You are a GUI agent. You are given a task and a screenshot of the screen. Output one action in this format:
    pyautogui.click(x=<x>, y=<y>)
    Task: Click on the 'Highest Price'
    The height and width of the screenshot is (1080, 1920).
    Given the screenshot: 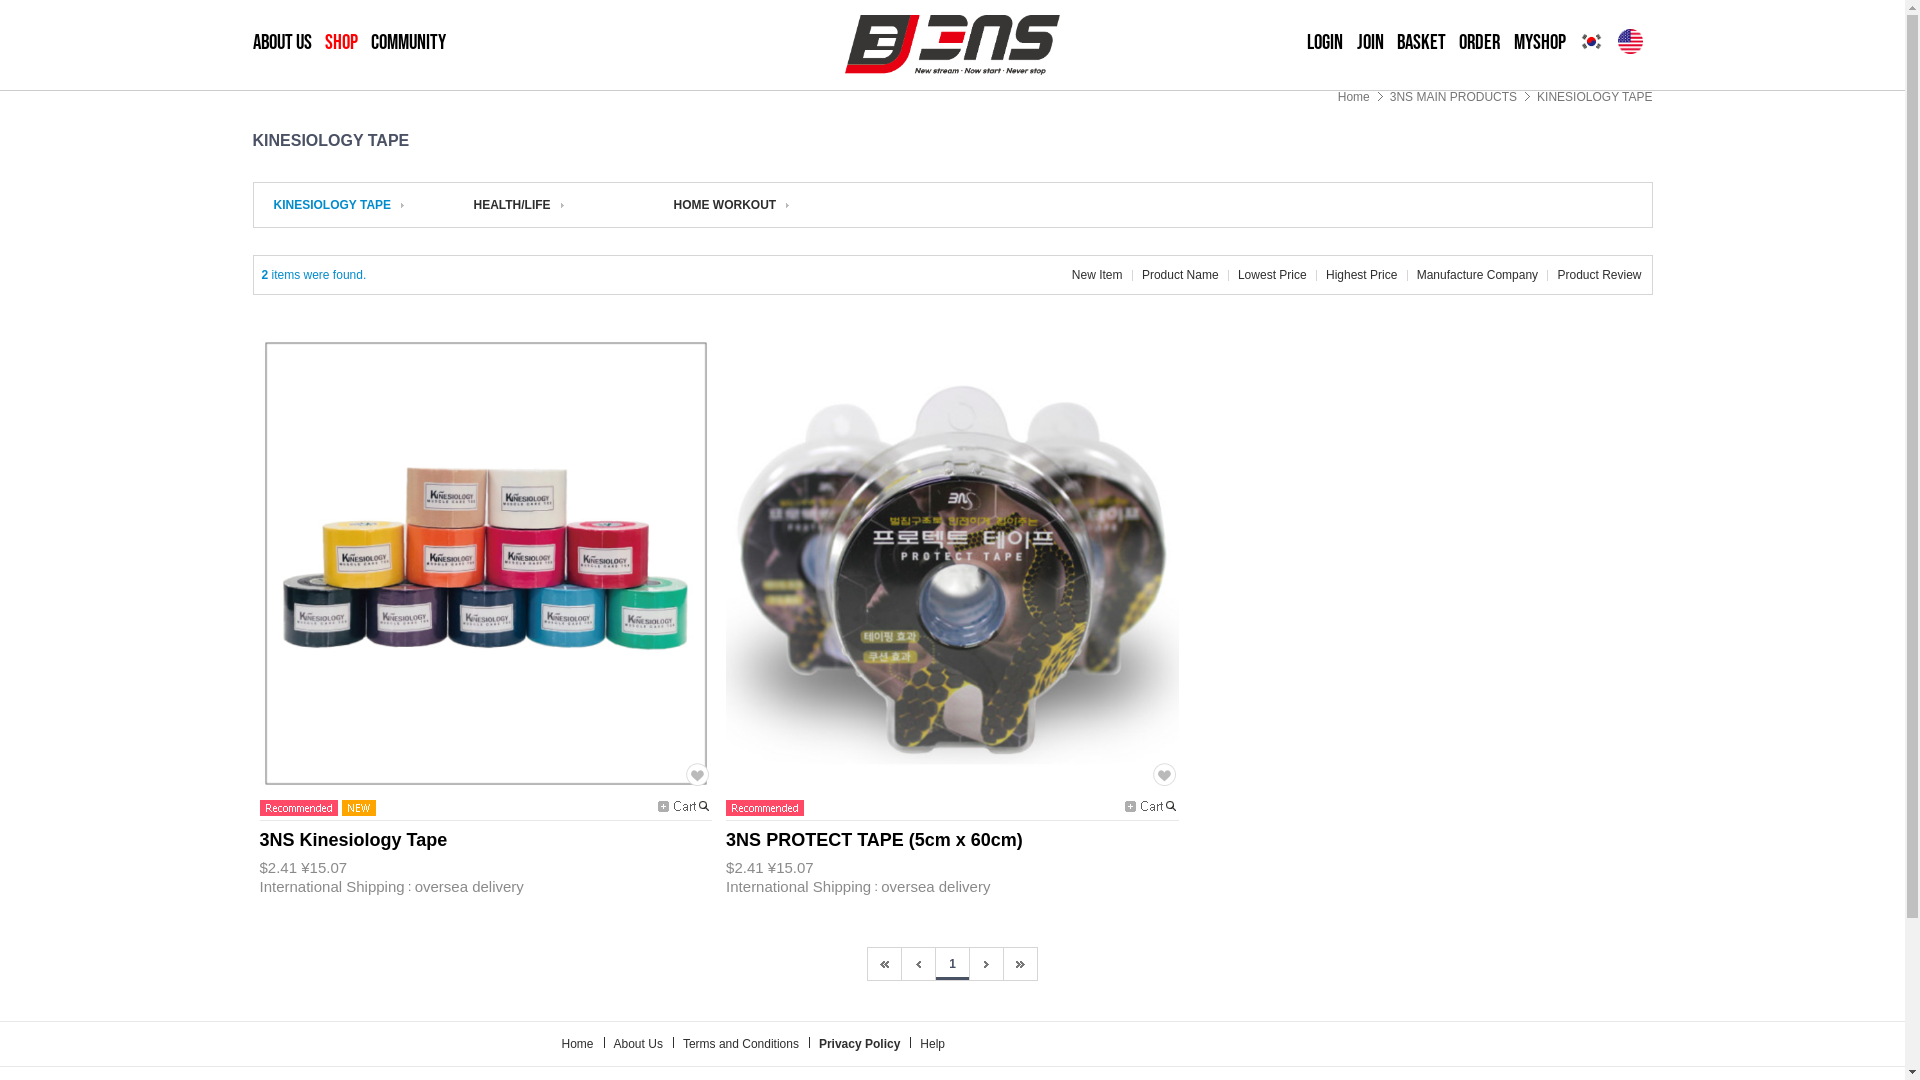 What is the action you would take?
    pyautogui.click(x=1360, y=274)
    